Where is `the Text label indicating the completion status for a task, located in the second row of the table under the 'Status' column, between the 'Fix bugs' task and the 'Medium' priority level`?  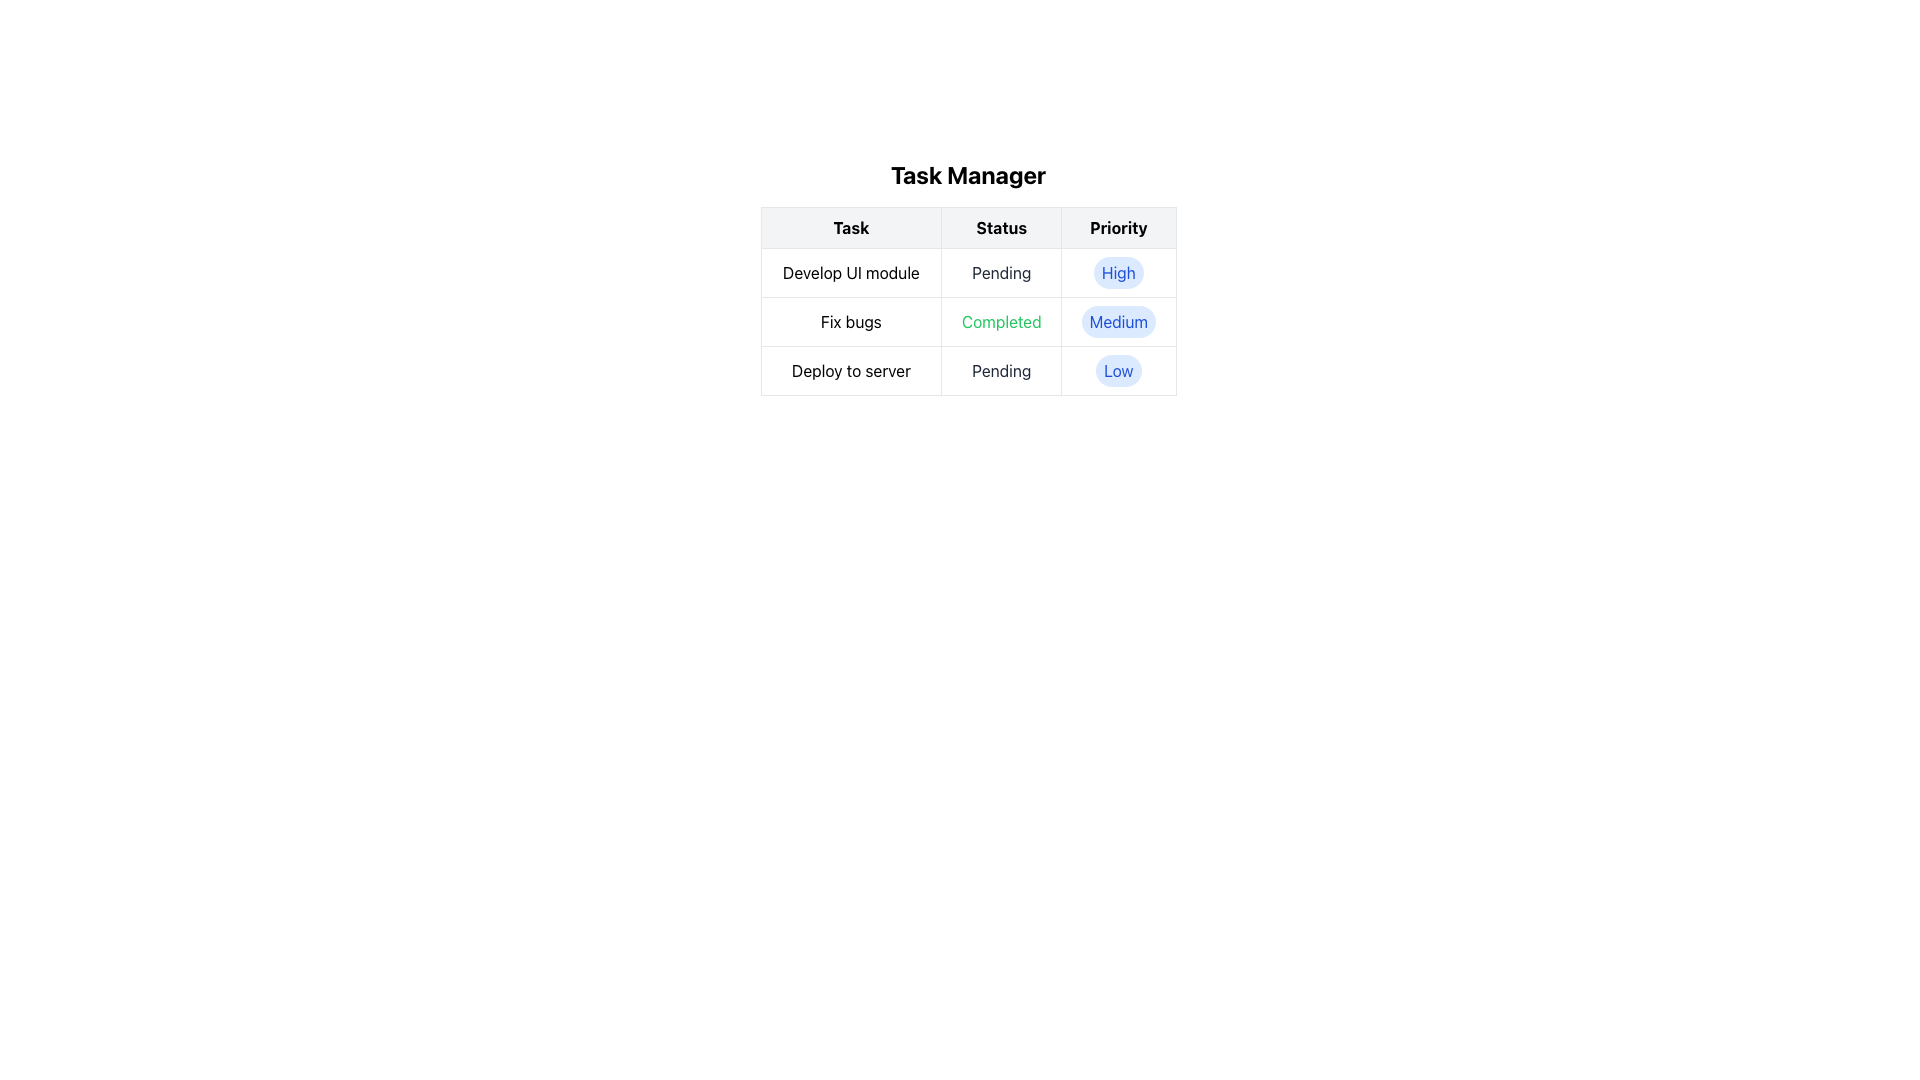
the Text label indicating the completion status for a task, located in the second row of the table under the 'Status' column, between the 'Fix bugs' task and the 'Medium' priority level is located at coordinates (1001, 320).